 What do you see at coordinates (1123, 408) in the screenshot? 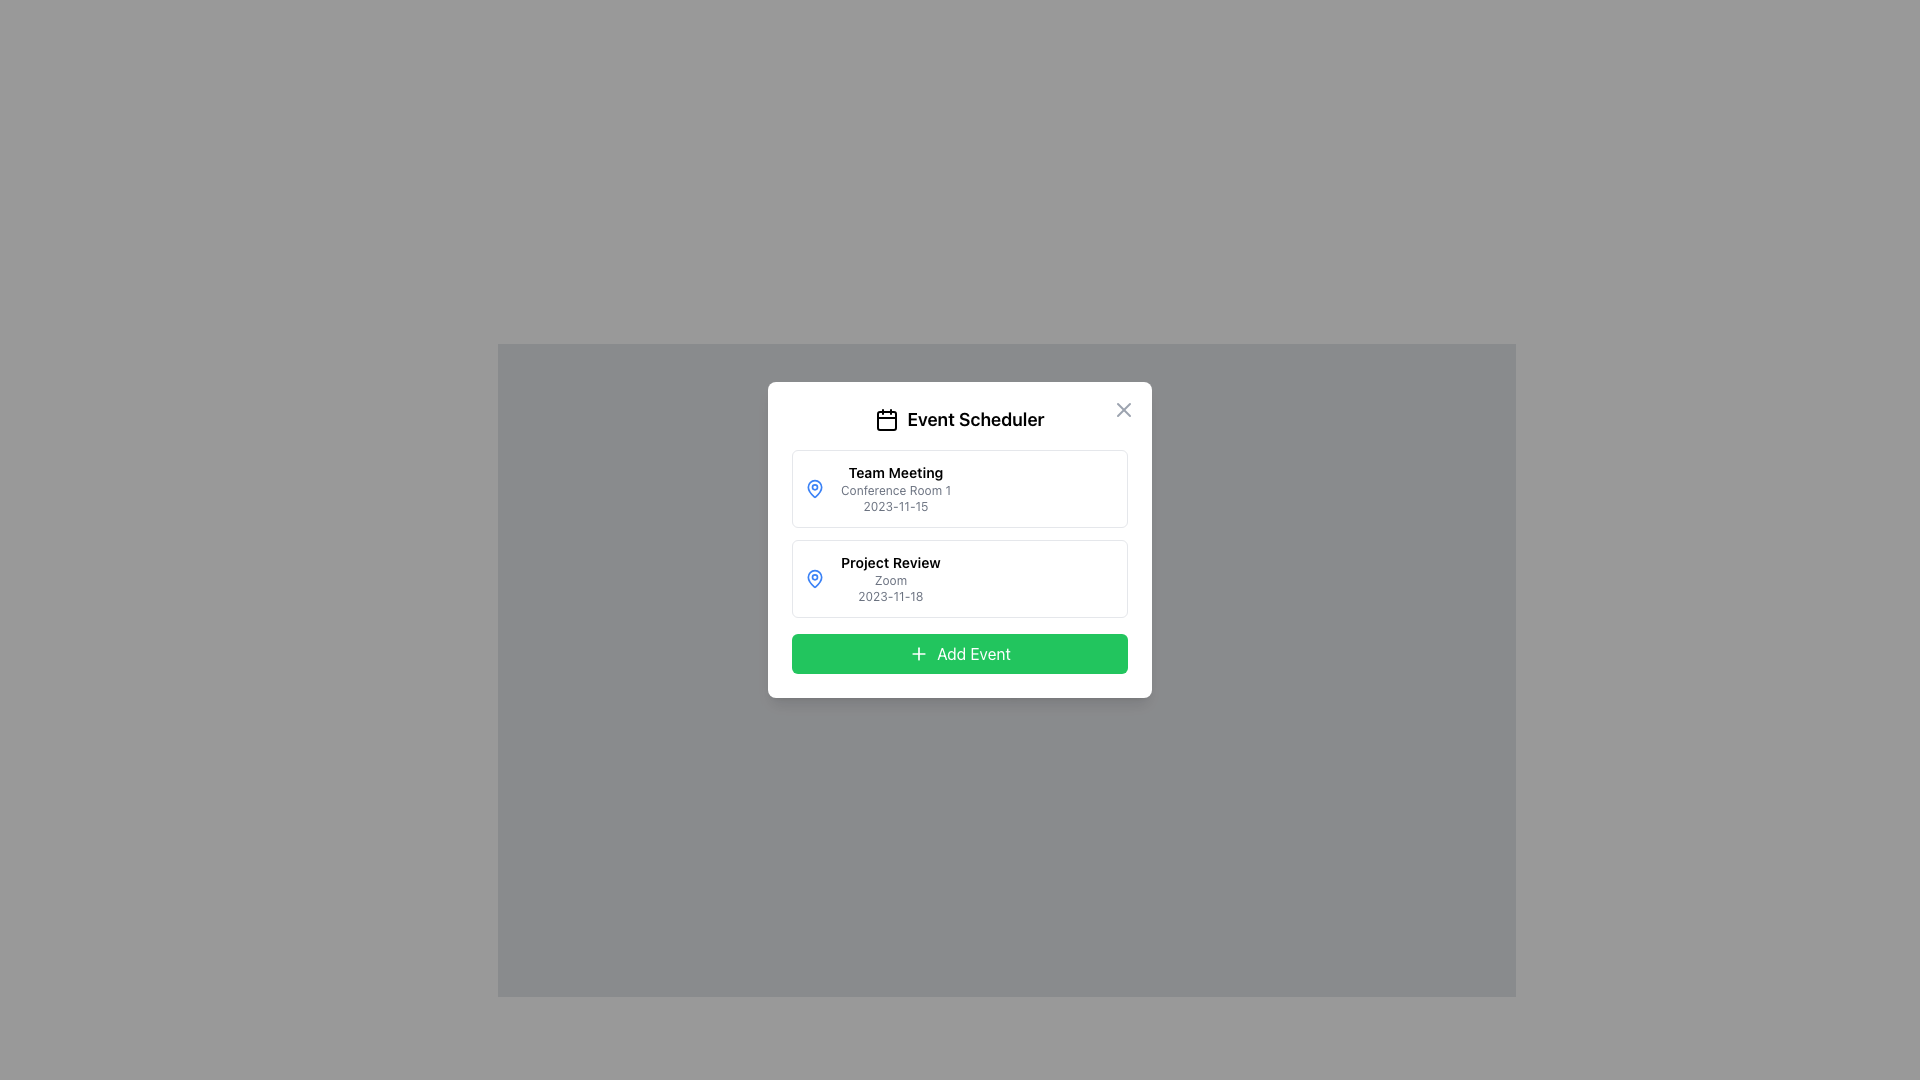
I see `the close button located at the top-right corner of the 'Event Scheduler' card to change its appearance` at bounding box center [1123, 408].